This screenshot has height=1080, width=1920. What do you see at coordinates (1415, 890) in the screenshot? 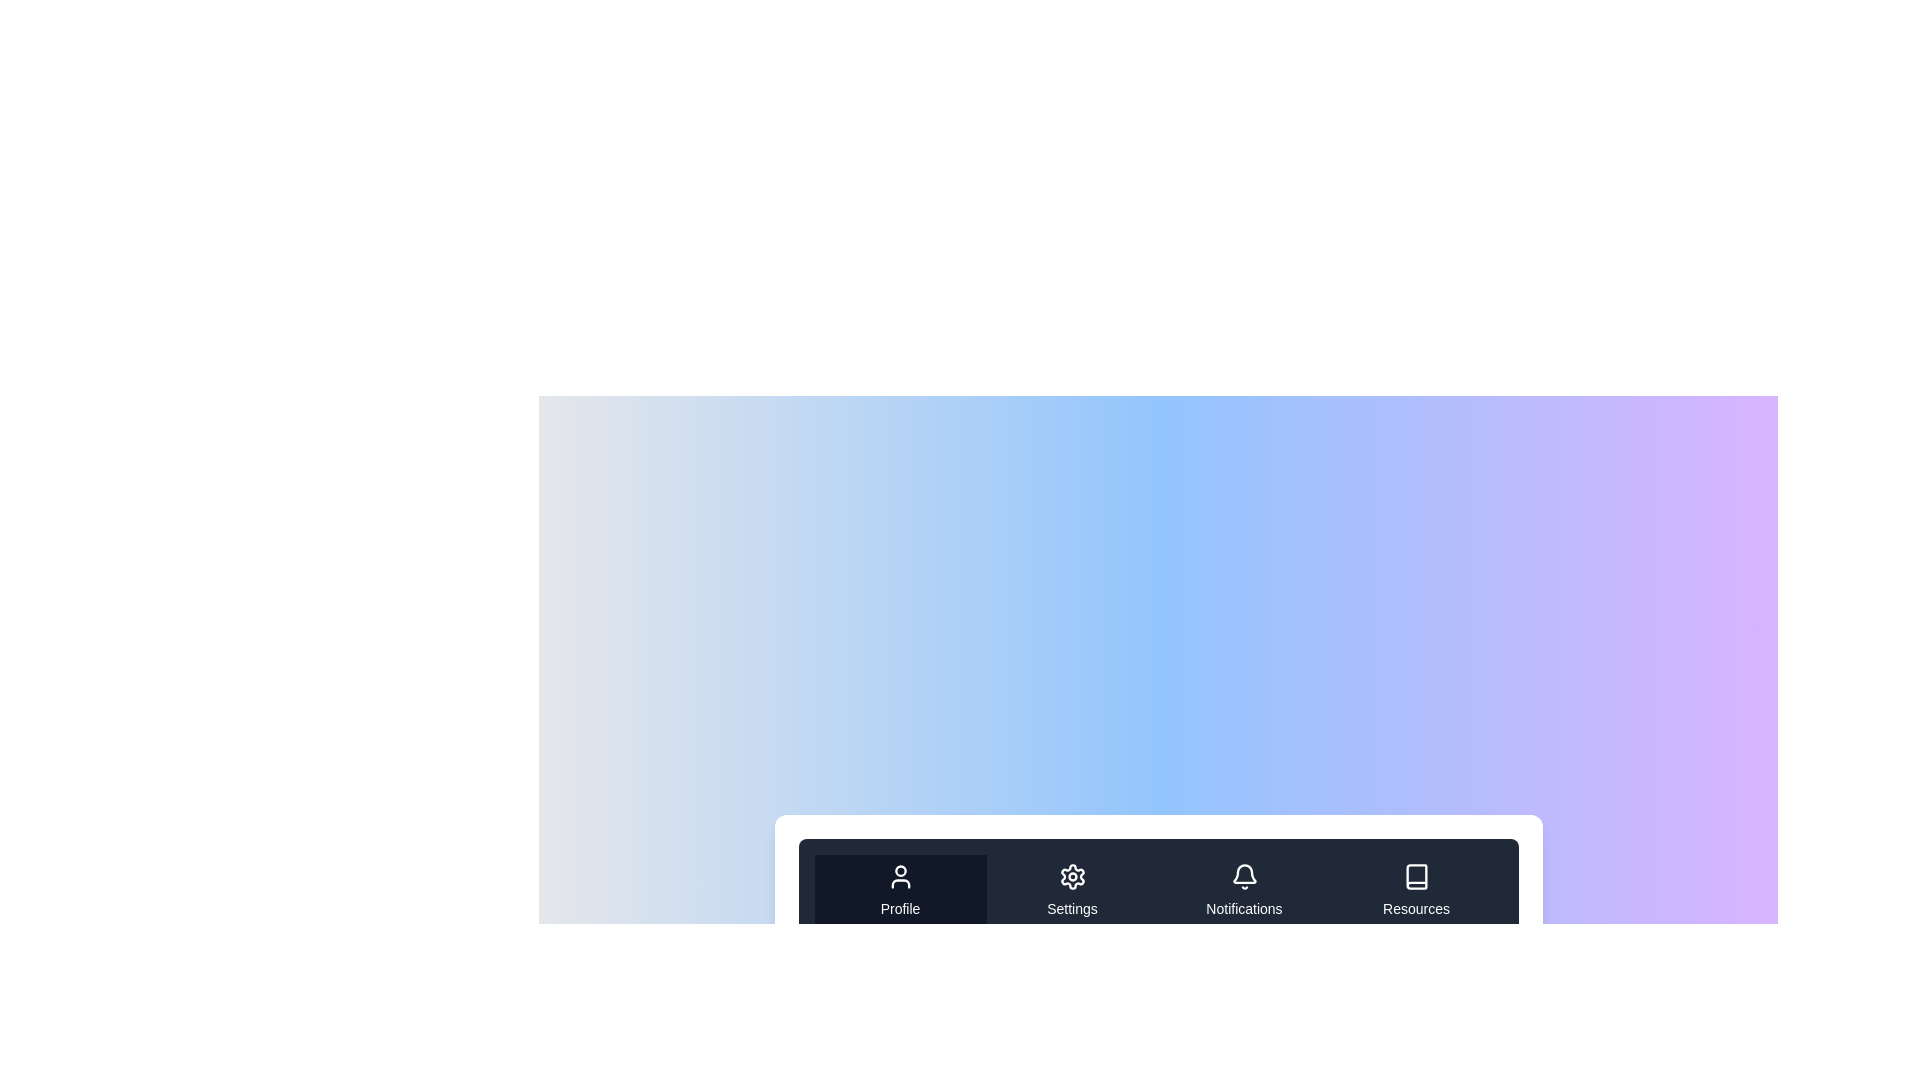
I see `the tab labeled Resources to navigate to its content` at bounding box center [1415, 890].